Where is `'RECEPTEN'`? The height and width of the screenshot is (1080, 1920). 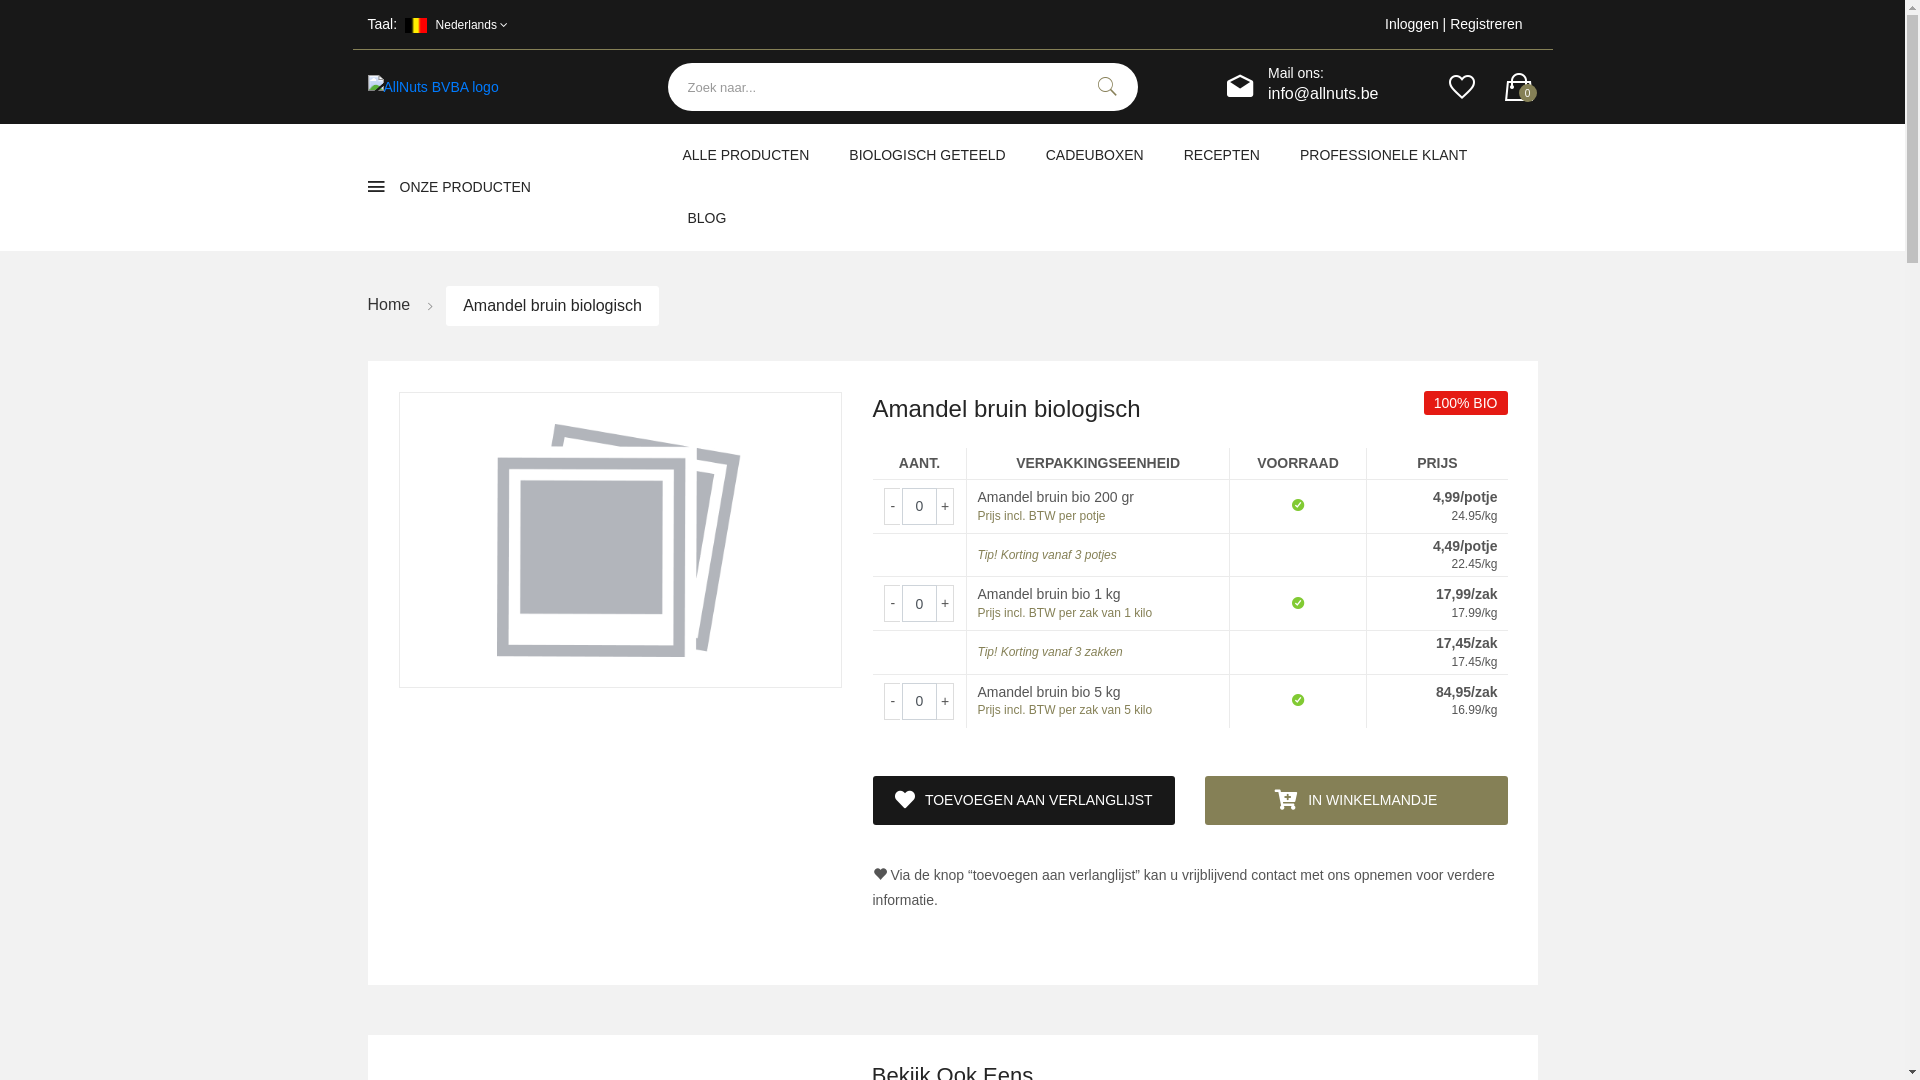
'RECEPTEN' is located at coordinates (1221, 154).